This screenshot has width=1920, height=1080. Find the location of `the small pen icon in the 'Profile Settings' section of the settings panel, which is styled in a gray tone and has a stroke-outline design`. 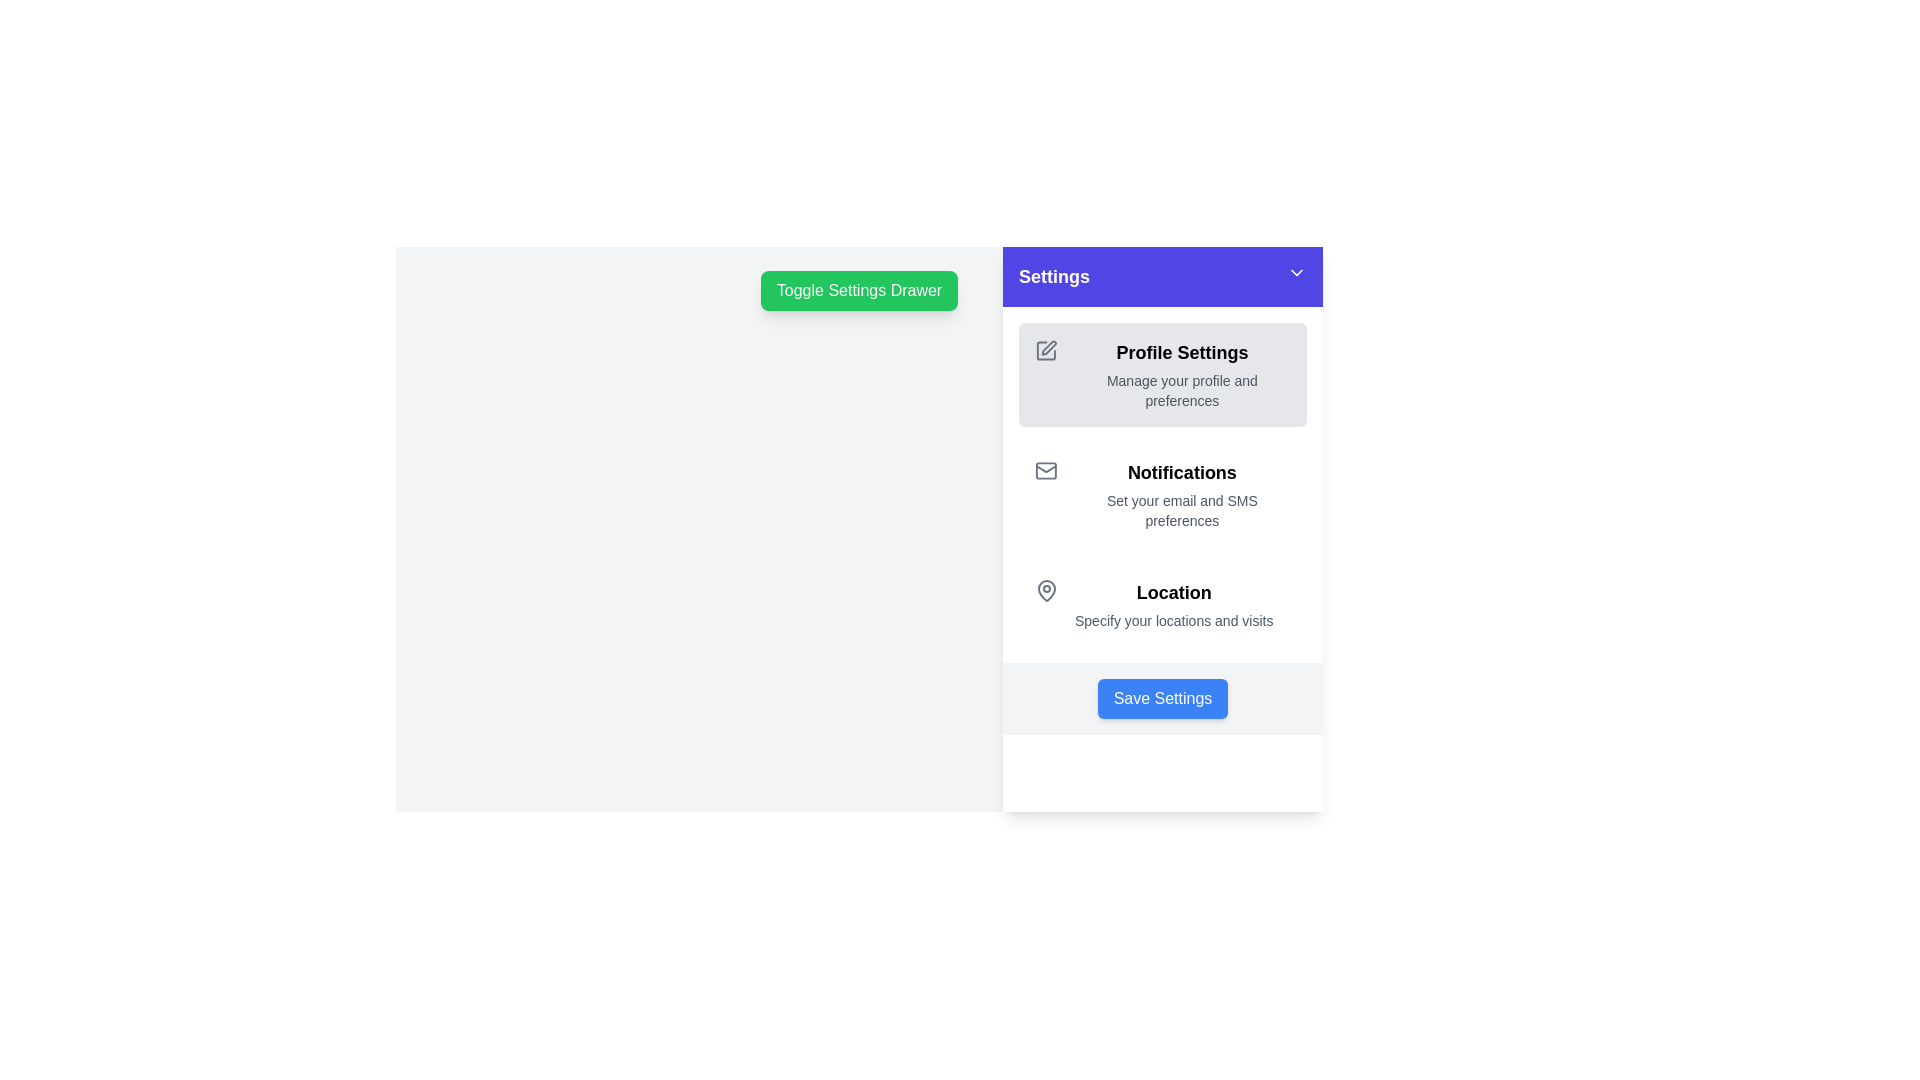

the small pen icon in the 'Profile Settings' section of the settings panel, which is styled in a gray tone and has a stroke-outline design is located at coordinates (1048, 347).